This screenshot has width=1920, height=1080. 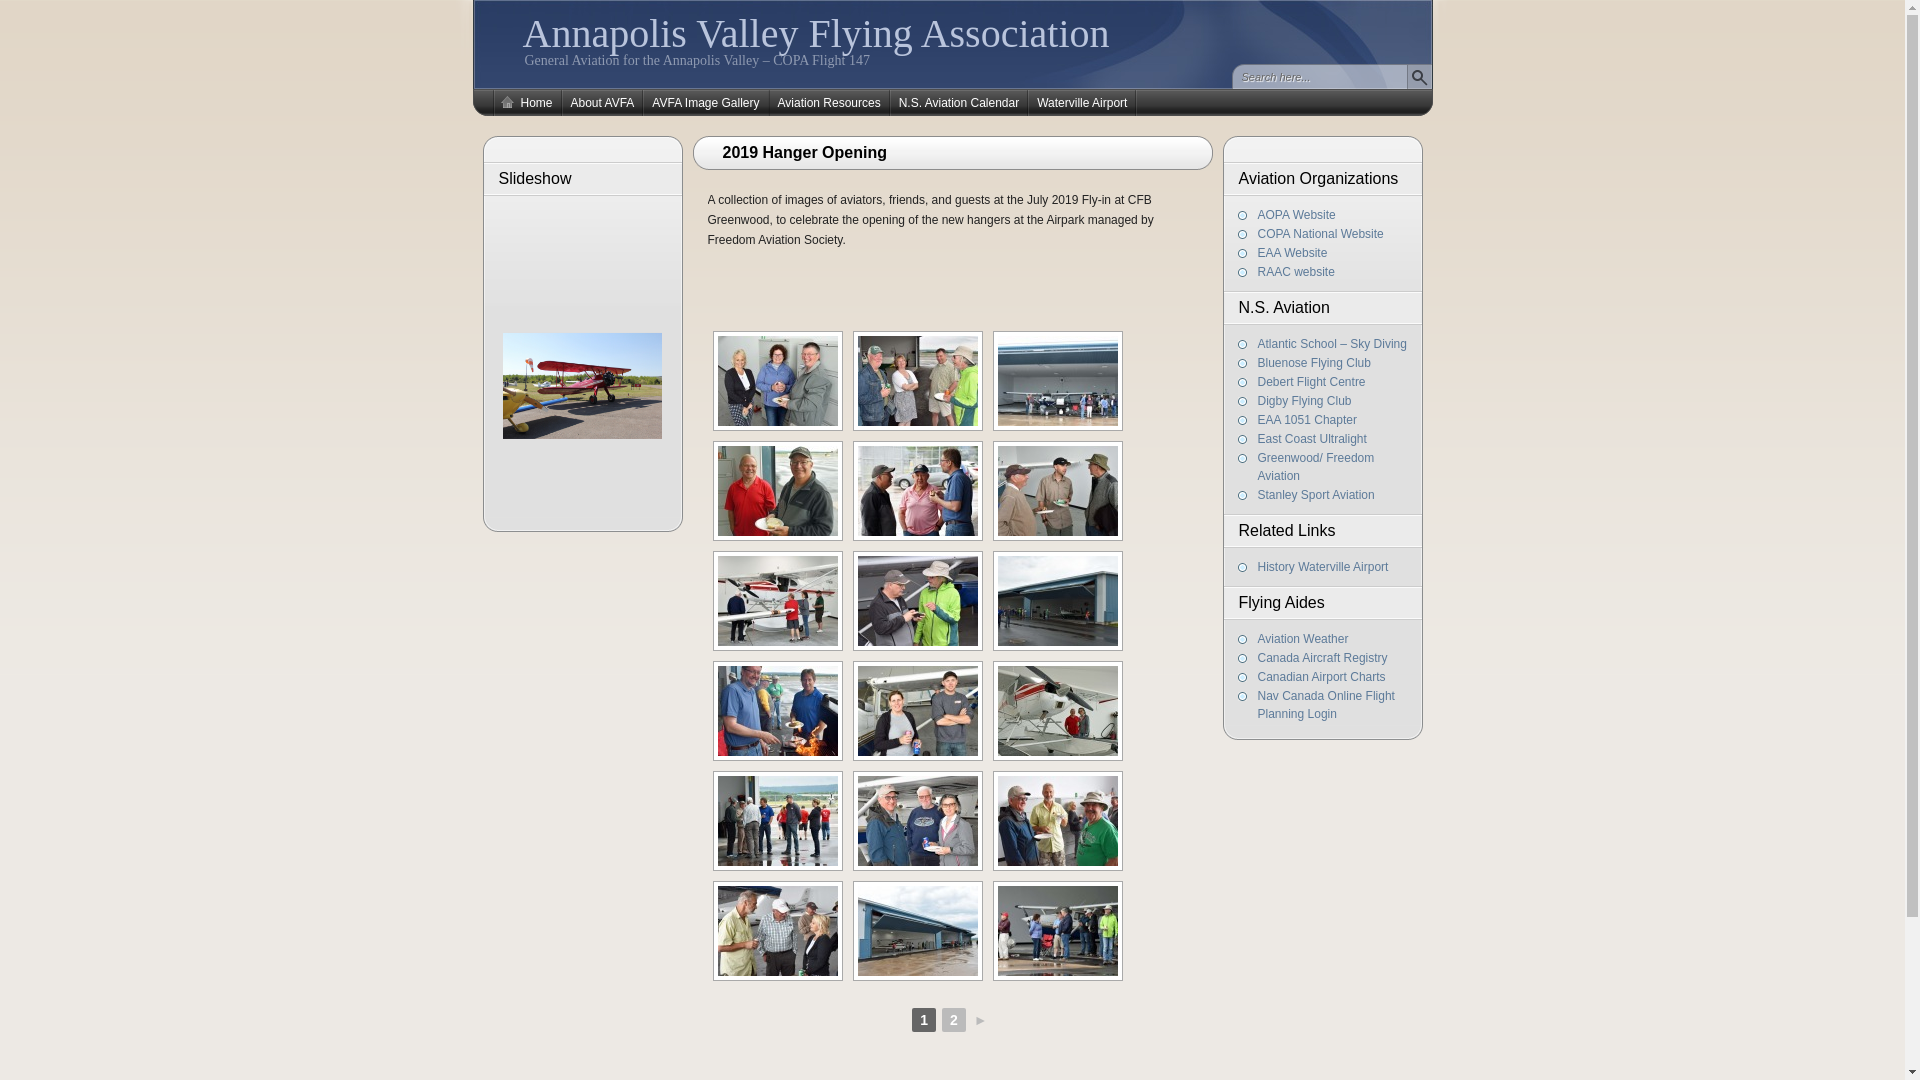 What do you see at coordinates (705, 103) in the screenshot?
I see `'AVFA Image Gallery'` at bounding box center [705, 103].